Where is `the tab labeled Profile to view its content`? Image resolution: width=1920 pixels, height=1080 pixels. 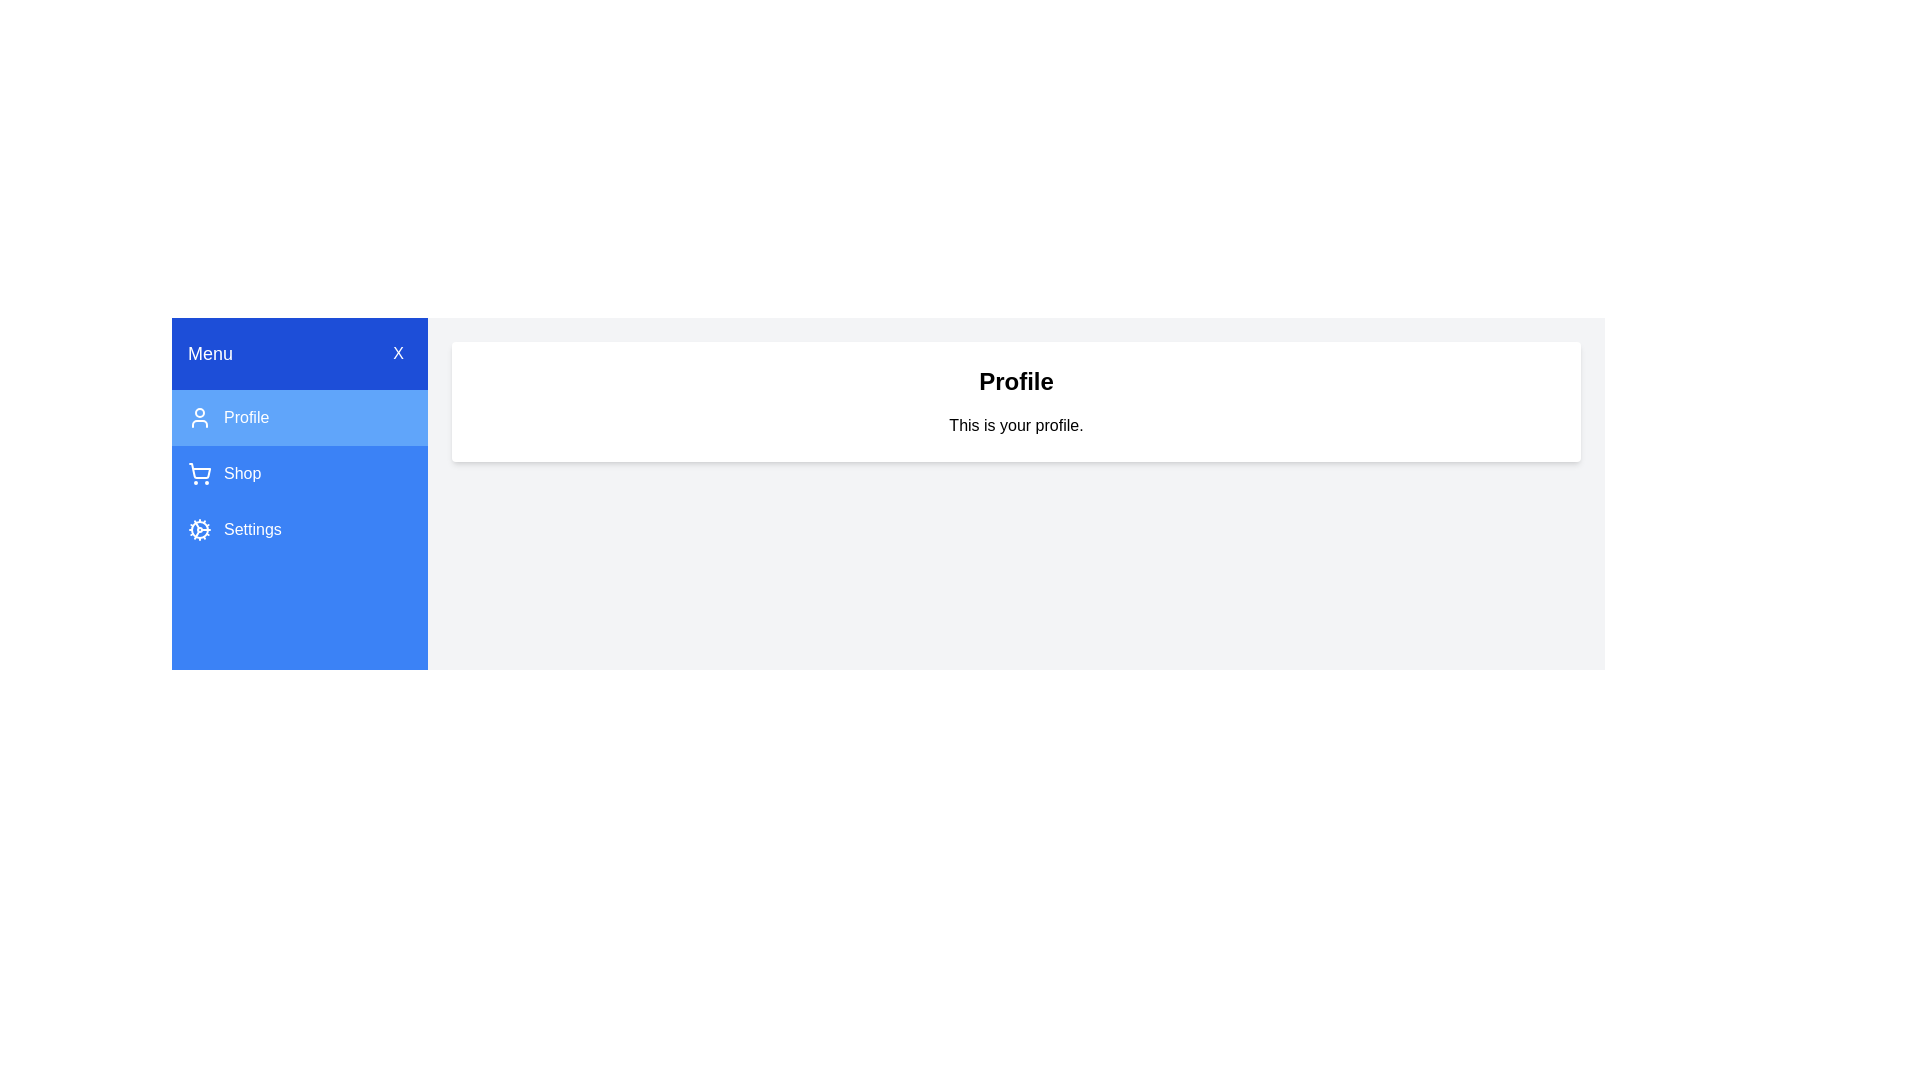 the tab labeled Profile to view its content is located at coordinates (298, 416).